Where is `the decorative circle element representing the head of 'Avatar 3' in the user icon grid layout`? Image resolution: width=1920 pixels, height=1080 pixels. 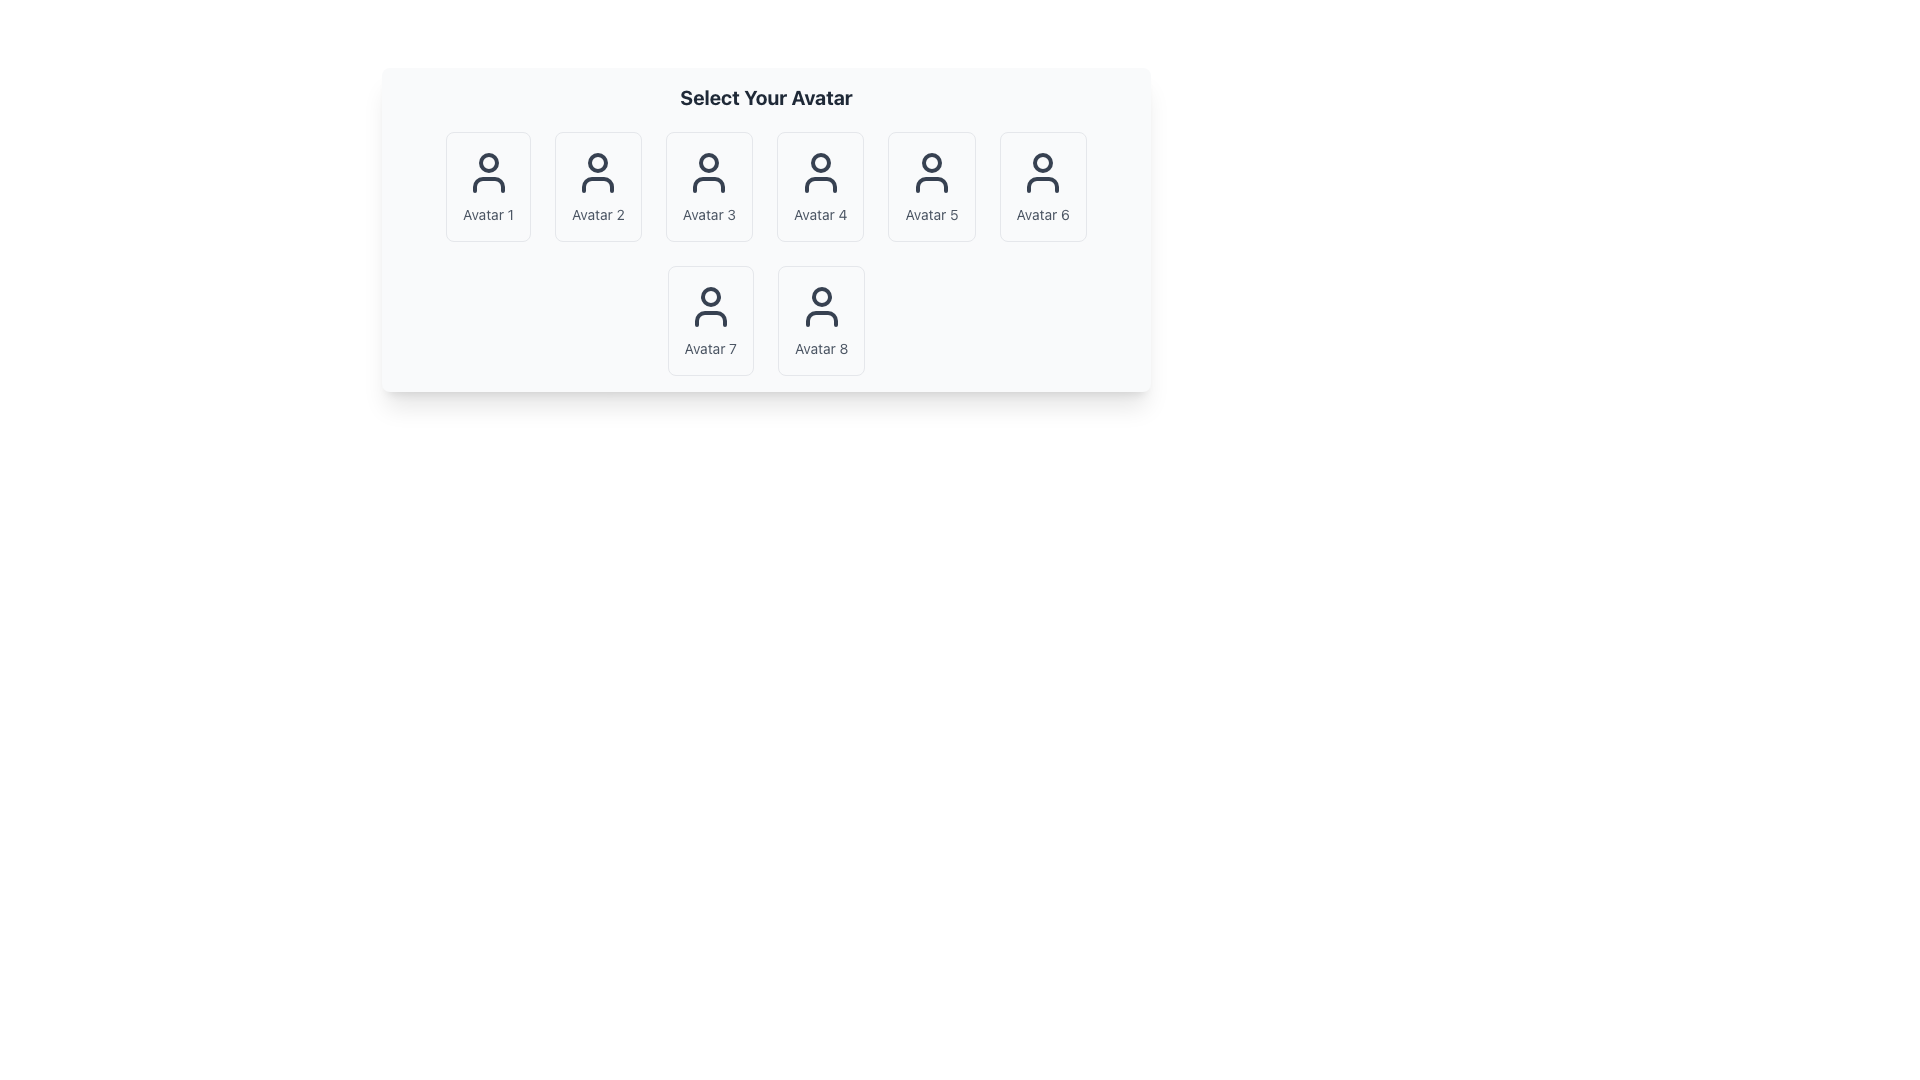 the decorative circle element representing the head of 'Avatar 3' in the user icon grid layout is located at coordinates (709, 161).